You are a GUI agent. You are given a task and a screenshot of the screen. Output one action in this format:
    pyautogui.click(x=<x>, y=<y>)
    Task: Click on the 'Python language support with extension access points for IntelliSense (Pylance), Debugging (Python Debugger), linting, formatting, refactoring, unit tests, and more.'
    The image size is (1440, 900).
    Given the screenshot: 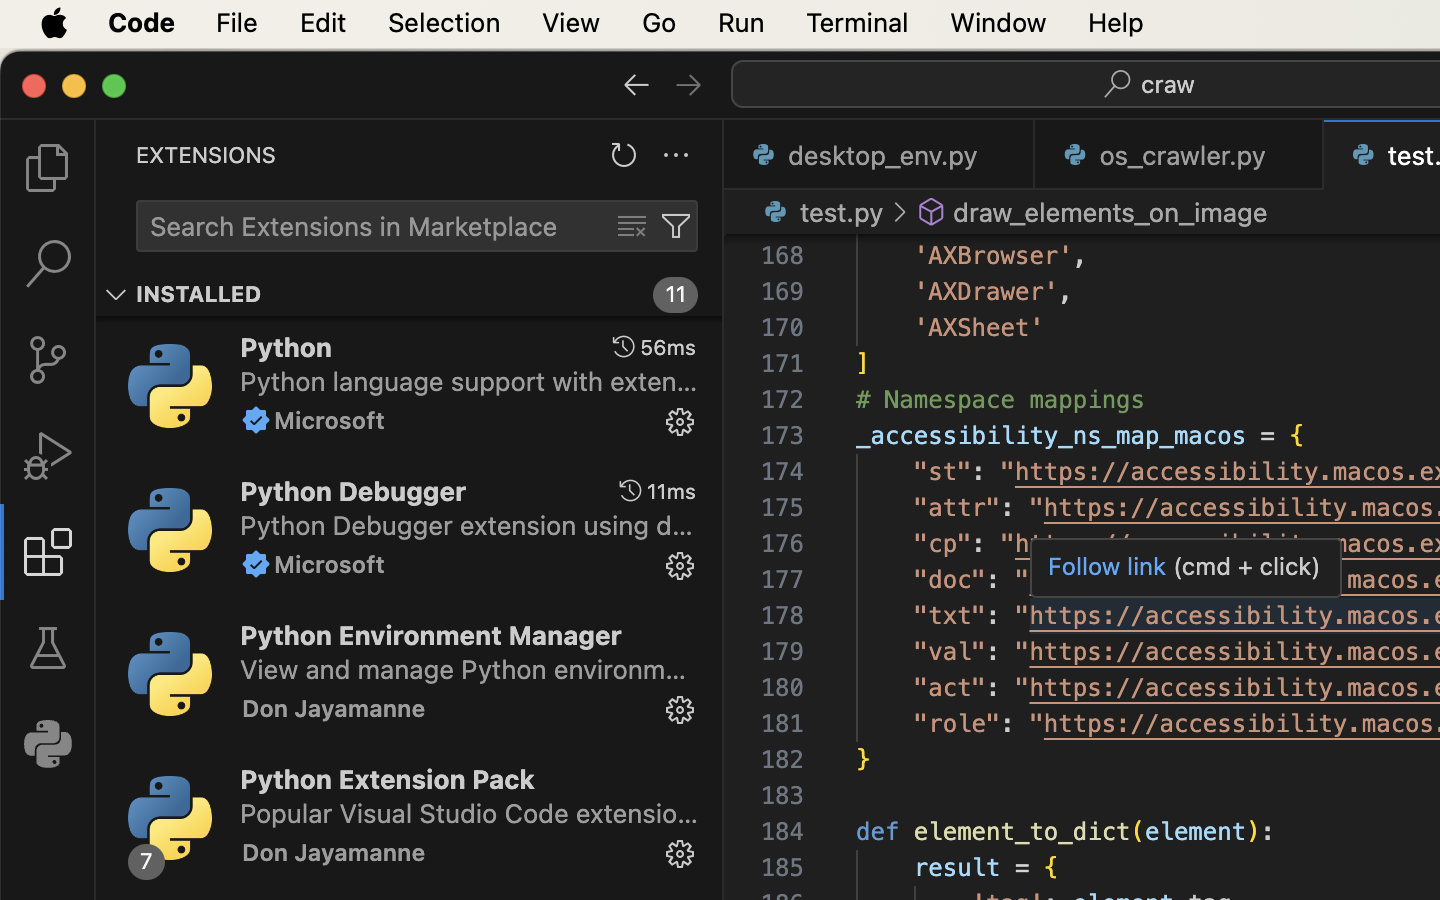 What is the action you would take?
    pyautogui.click(x=469, y=380)
    